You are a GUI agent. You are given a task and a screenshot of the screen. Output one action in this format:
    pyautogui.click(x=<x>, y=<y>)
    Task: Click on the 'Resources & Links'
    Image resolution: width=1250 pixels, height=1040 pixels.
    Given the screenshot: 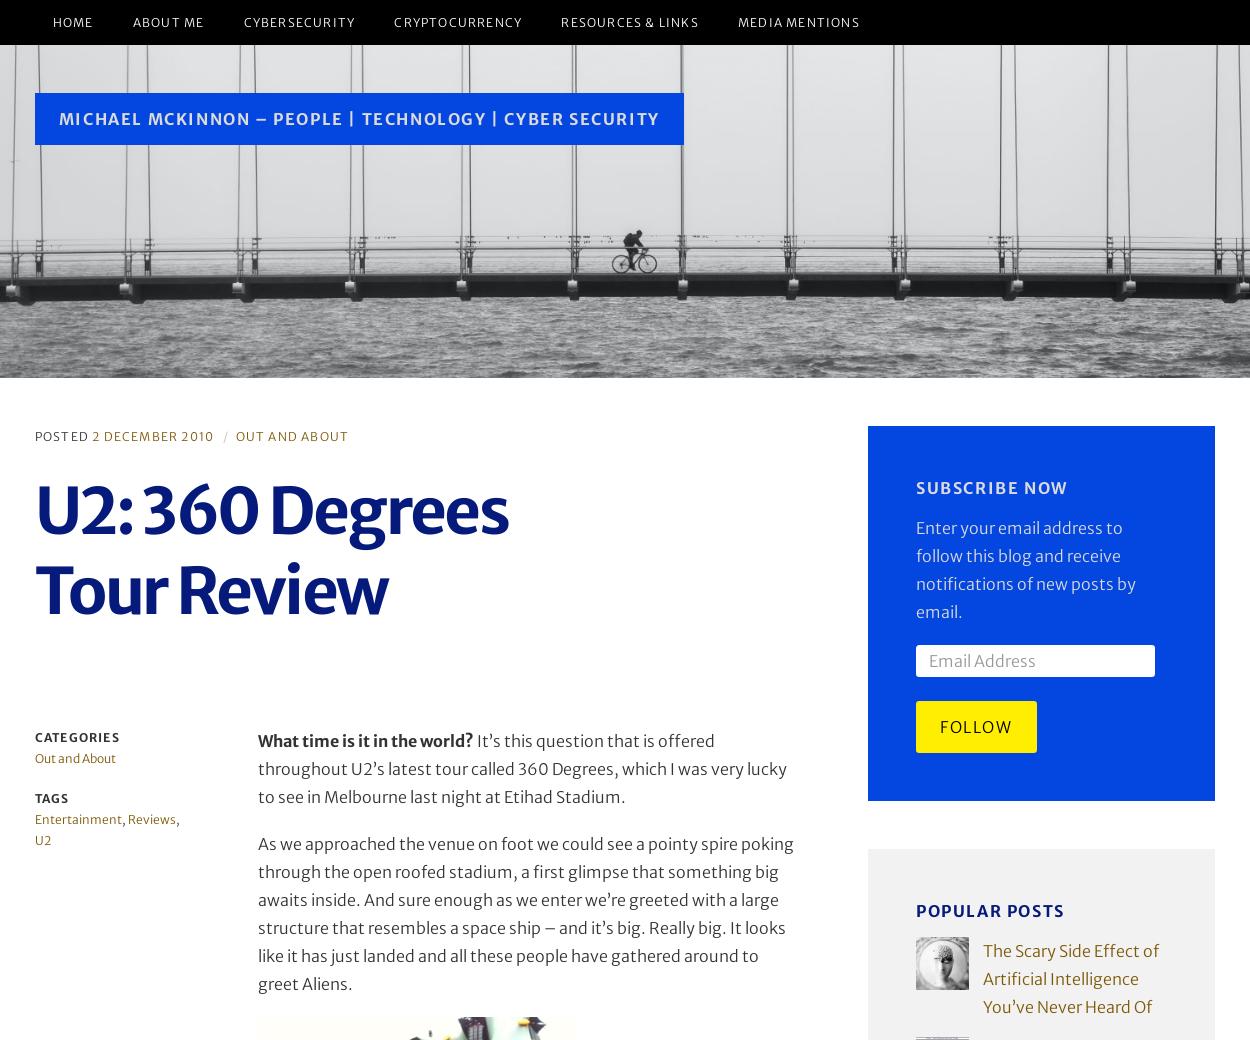 What is the action you would take?
    pyautogui.click(x=629, y=21)
    